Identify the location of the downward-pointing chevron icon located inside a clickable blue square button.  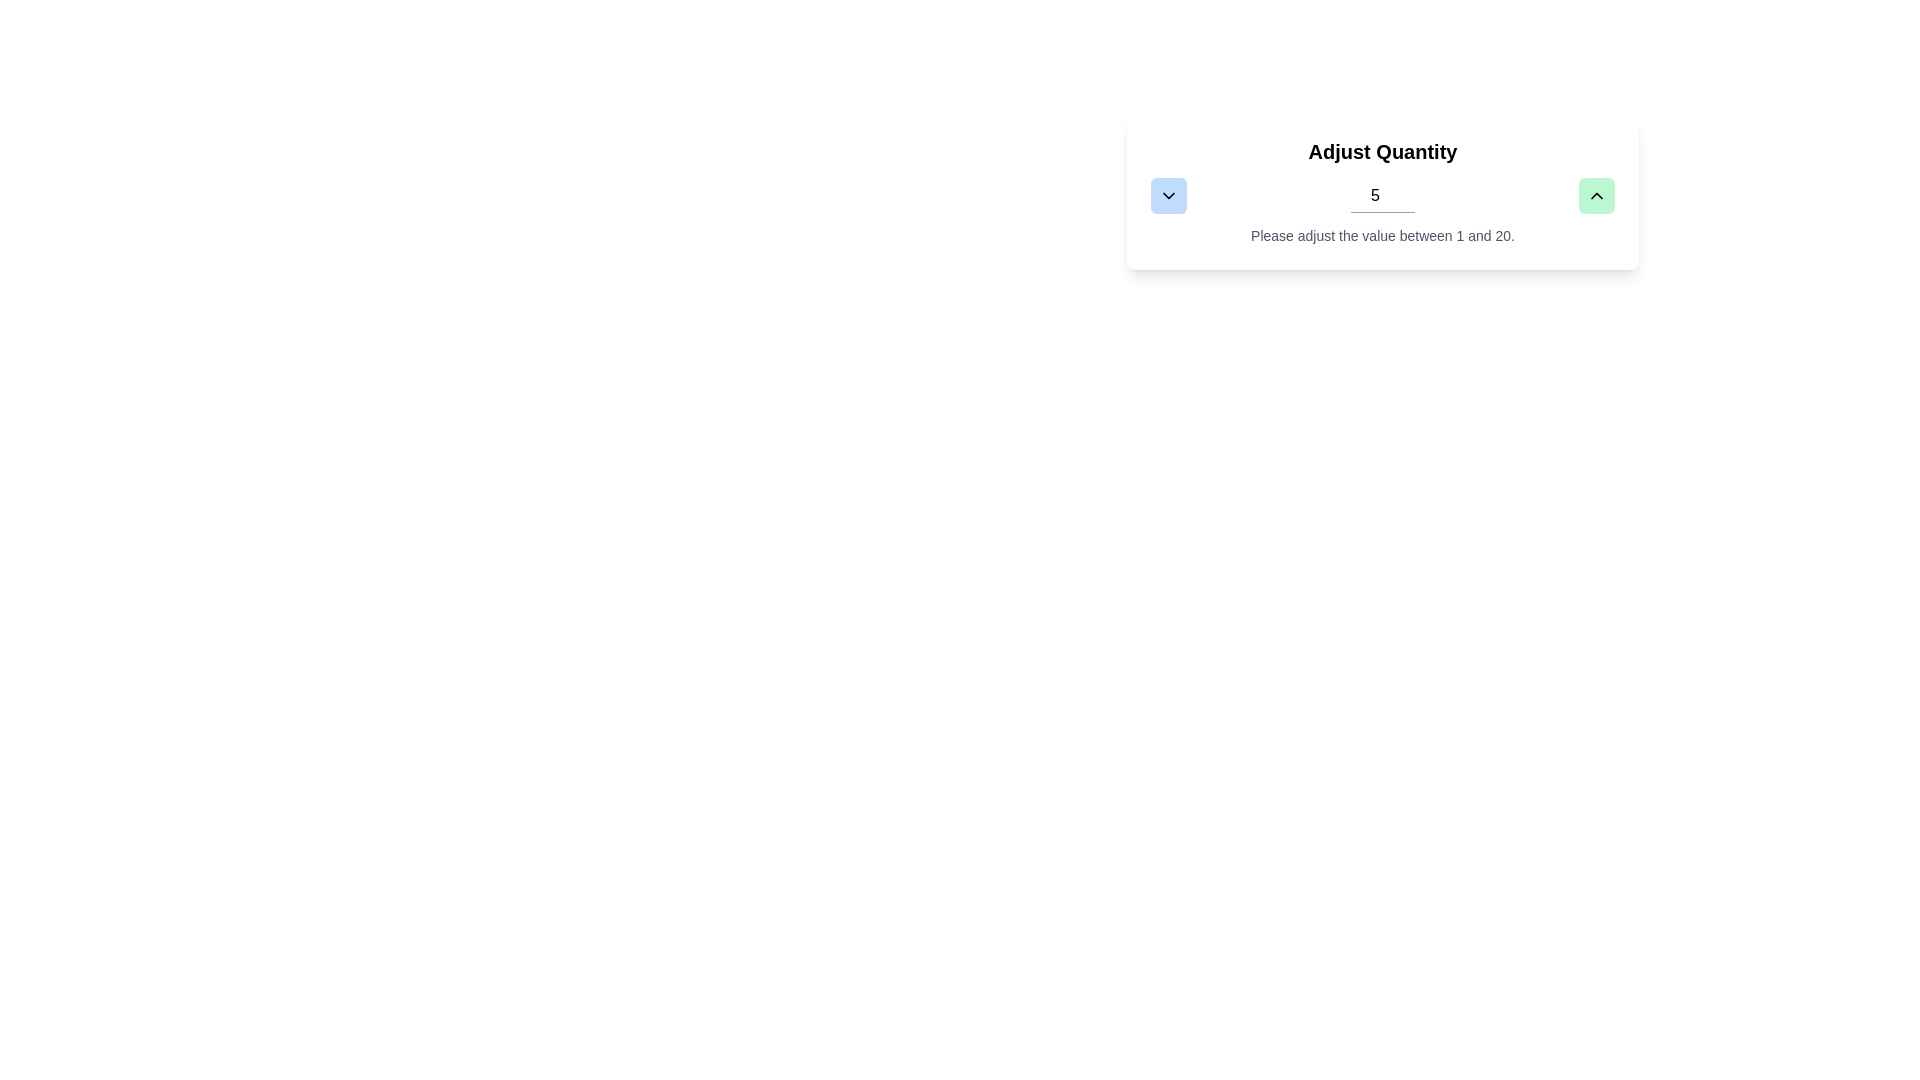
(1169, 196).